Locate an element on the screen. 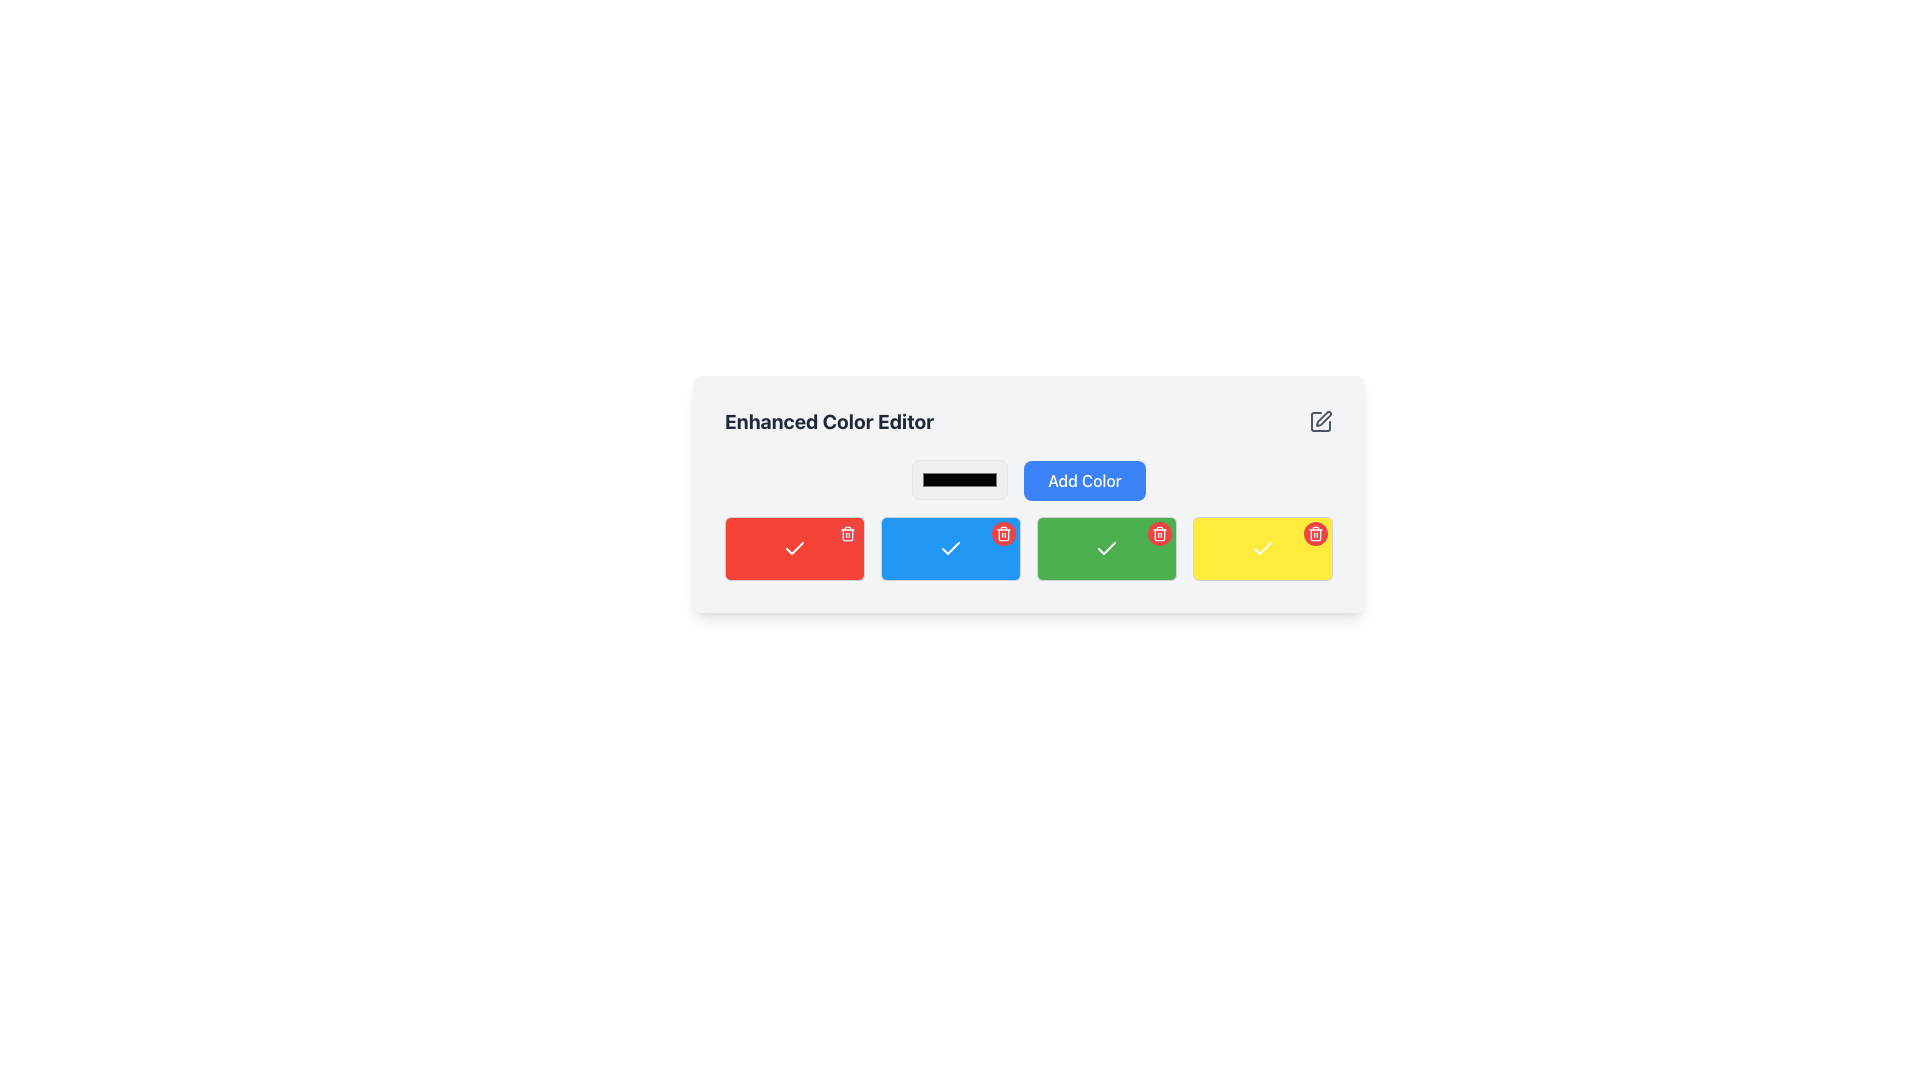 The width and height of the screenshot is (1920, 1080). the square-shaped SVG graphical element representing editing functionality located in the top-right corner of the 'Enhanced Color Editor' component is located at coordinates (1320, 420).